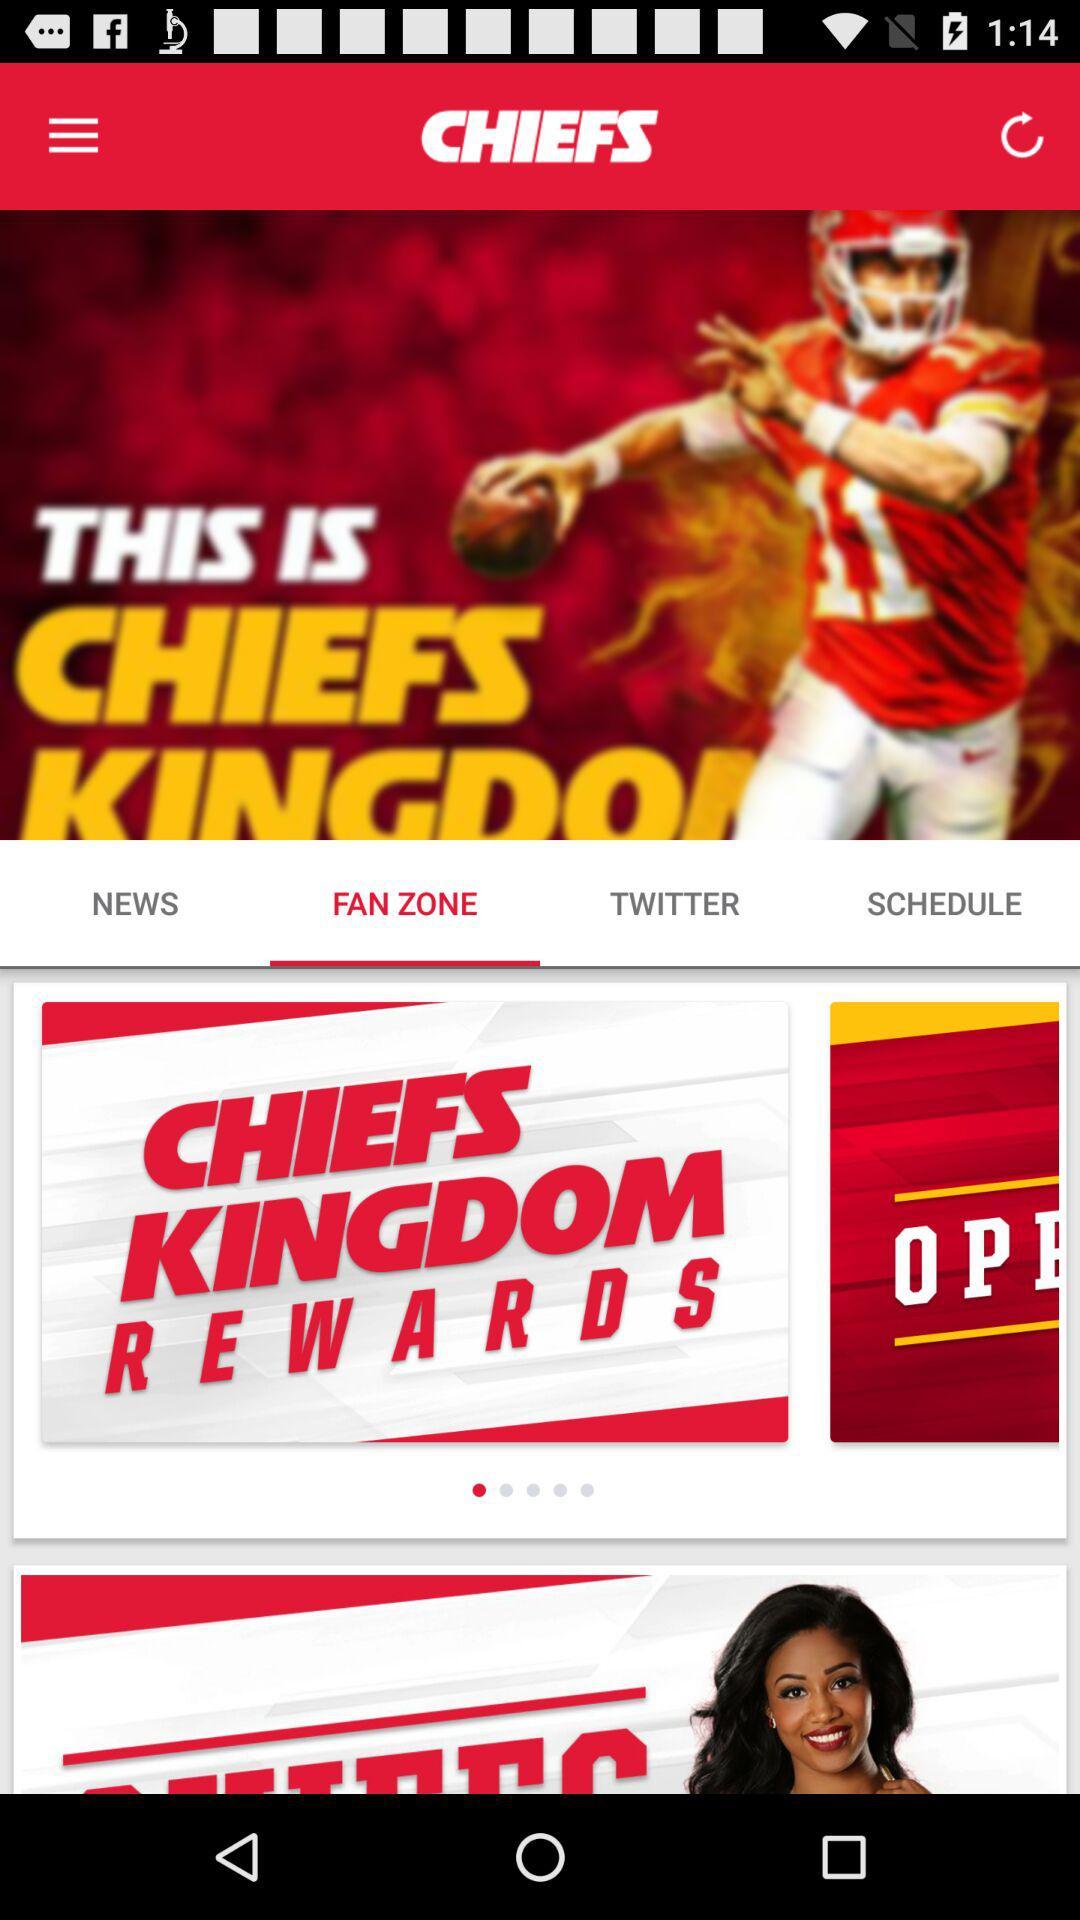 The width and height of the screenshot is (1080, 1920). Describe the element at coordinates (72, 135) in the screenshot. I see `the icon at the top left corner` at that location.